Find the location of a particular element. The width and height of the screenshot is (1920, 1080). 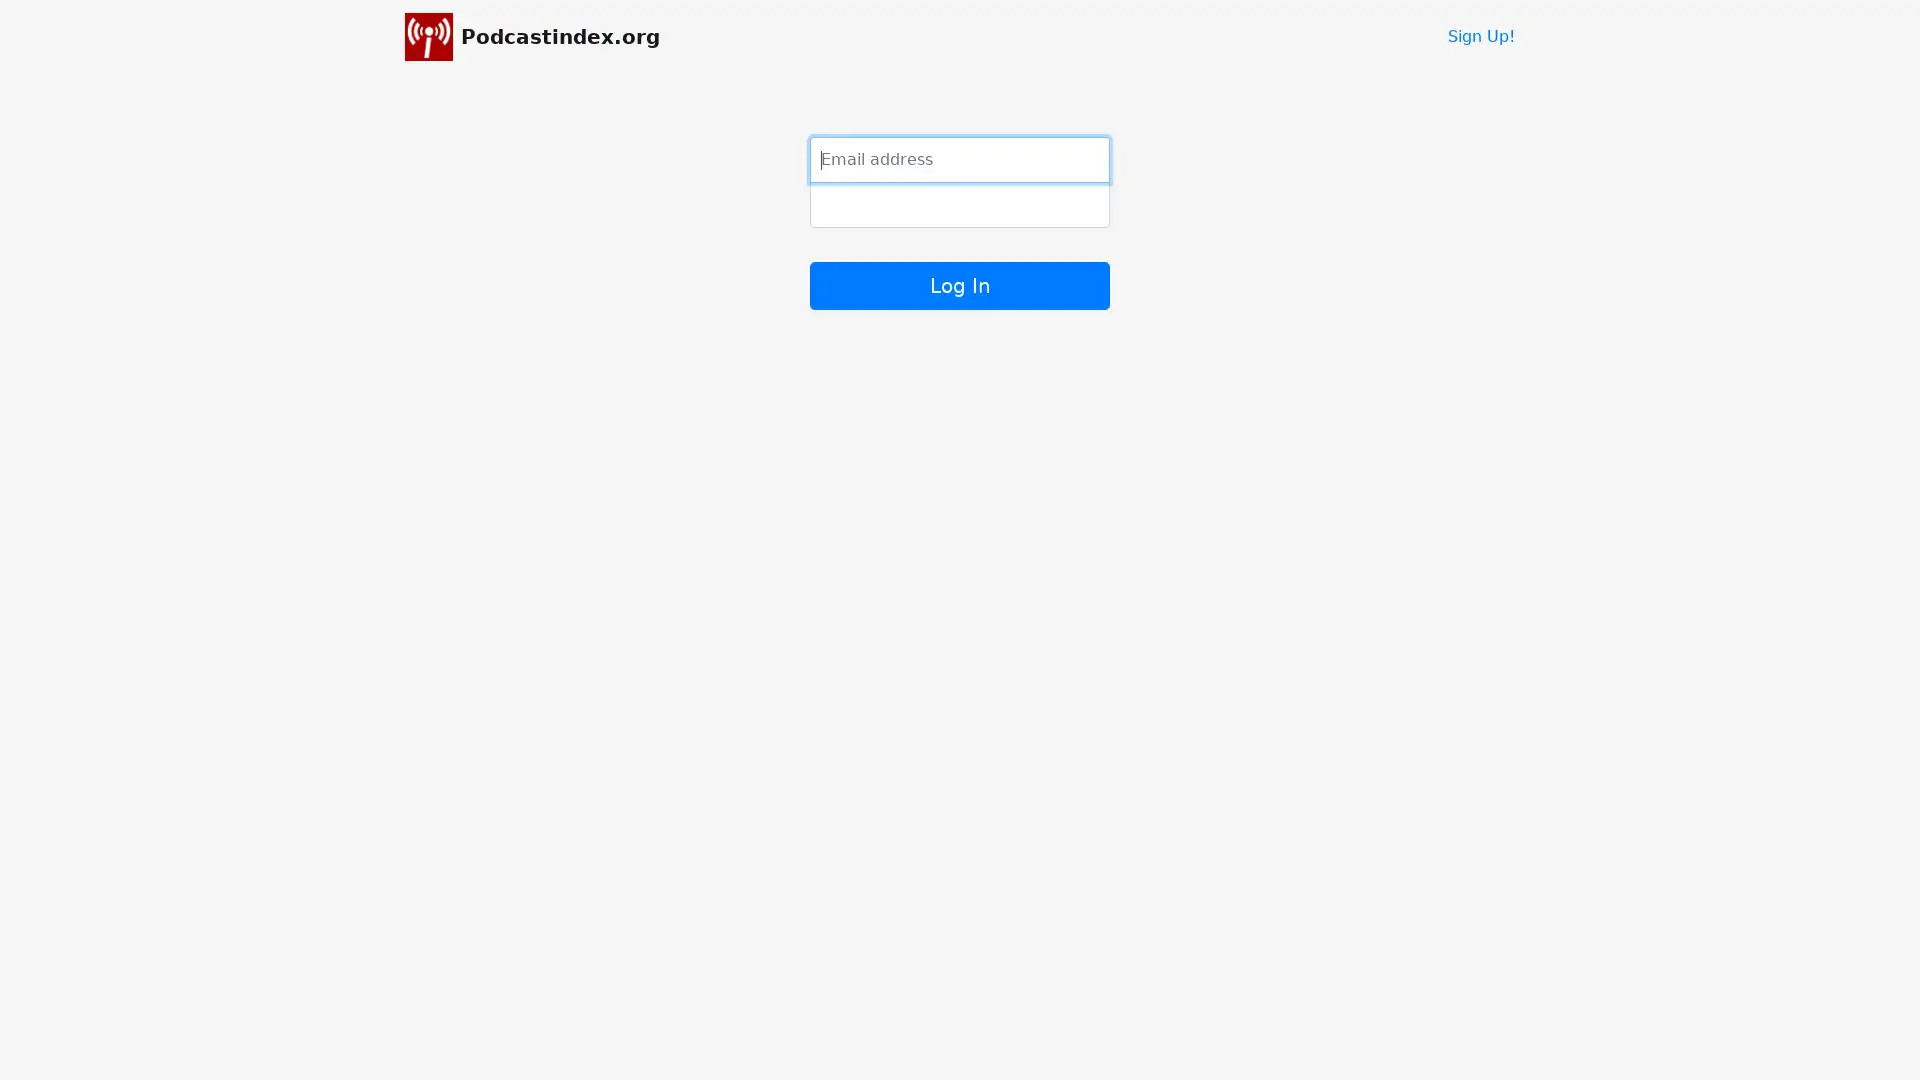

Log In is located at coordinates (960, 285).